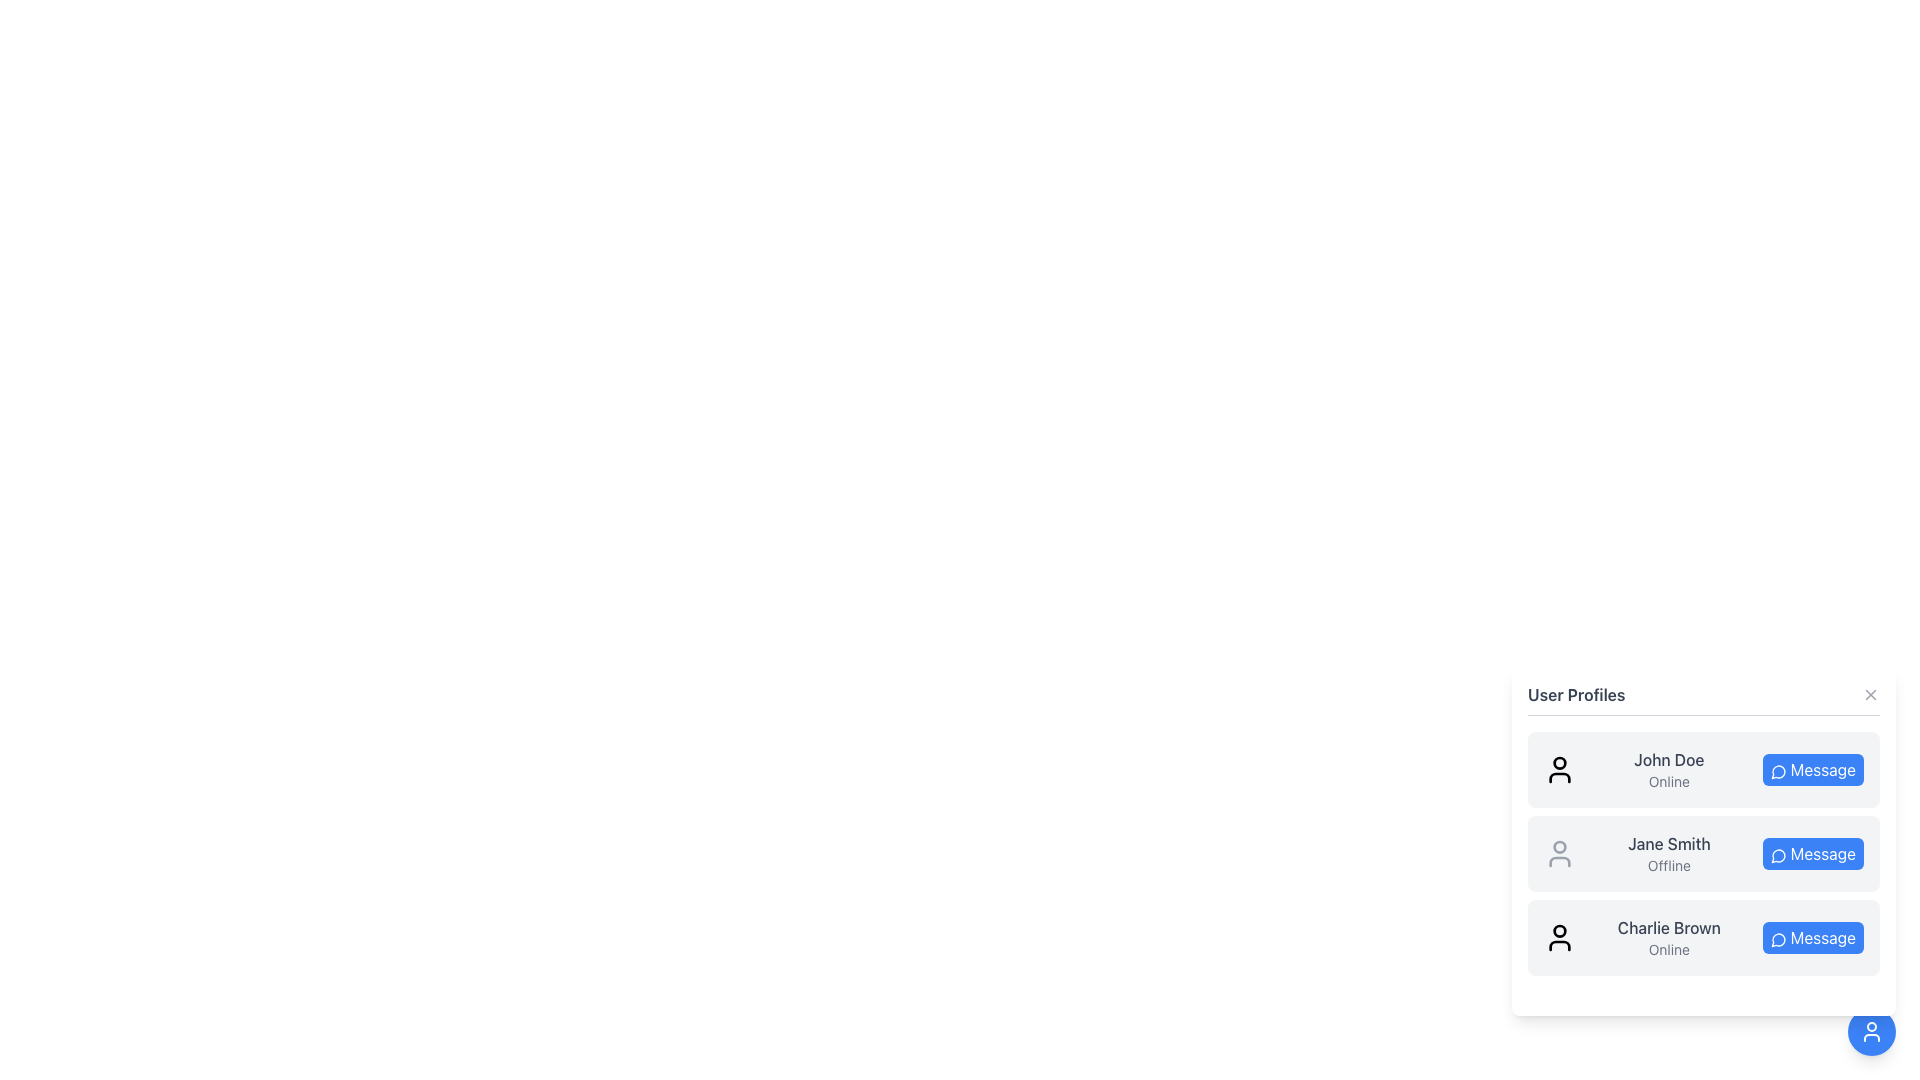  What do you see at coordinates (1813, 769) in the screenshot?
I see `the button for initiating a messaging action for the user 'John Doe'` at bounding box center [1813, 769].